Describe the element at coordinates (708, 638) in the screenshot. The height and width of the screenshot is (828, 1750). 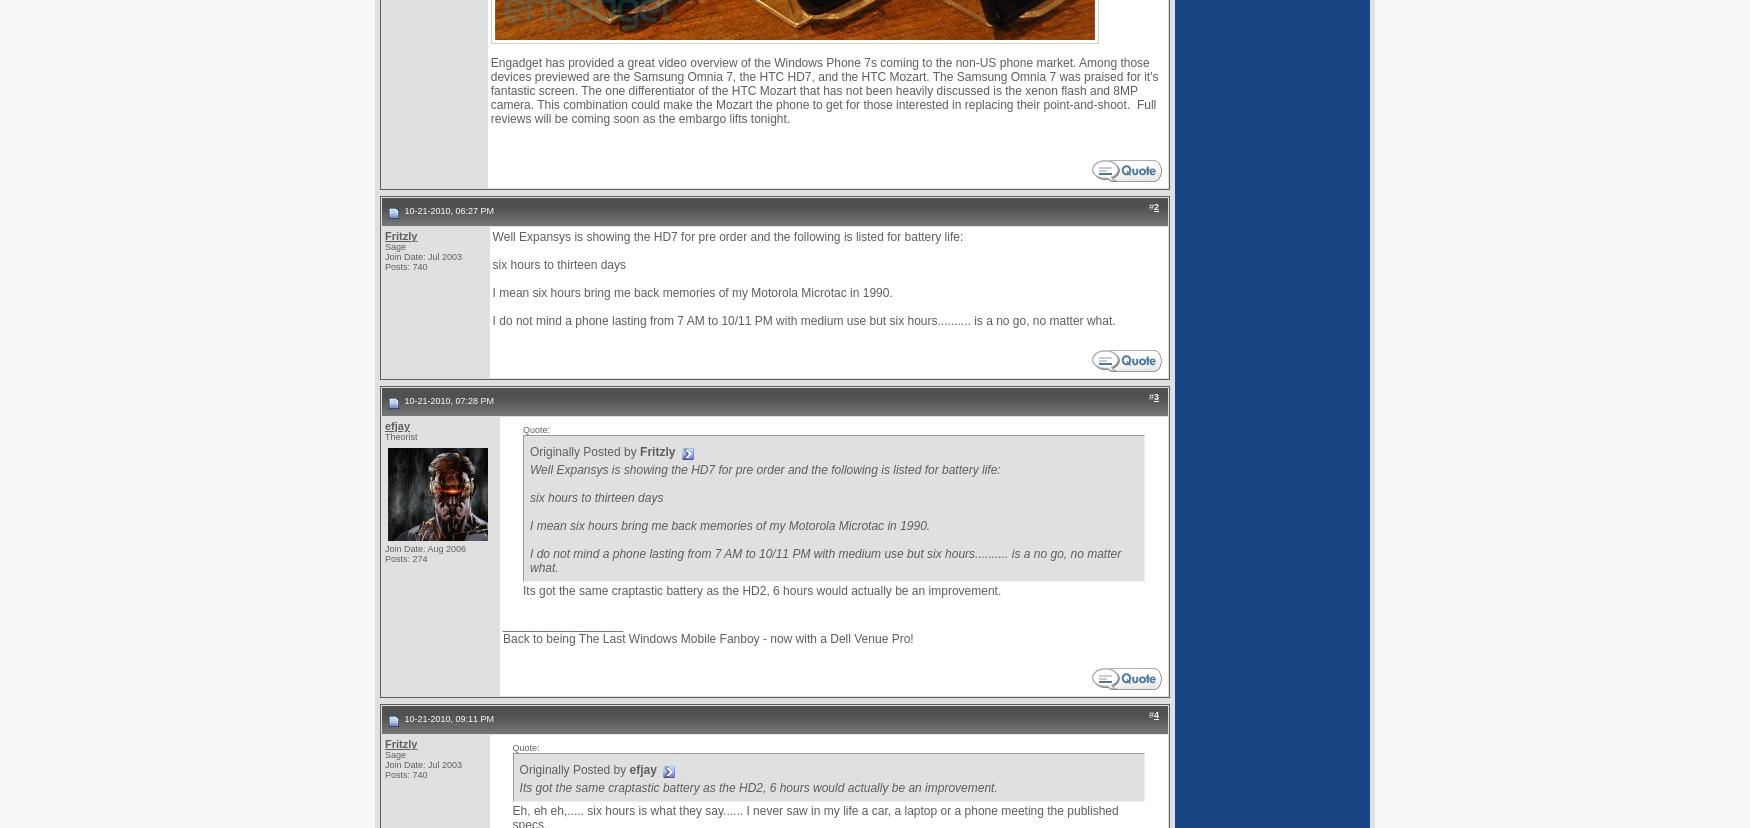
I see `'Back to being The Last Windows Mobile Fanboy - now with a Dell Venue Pro!'` at that location.